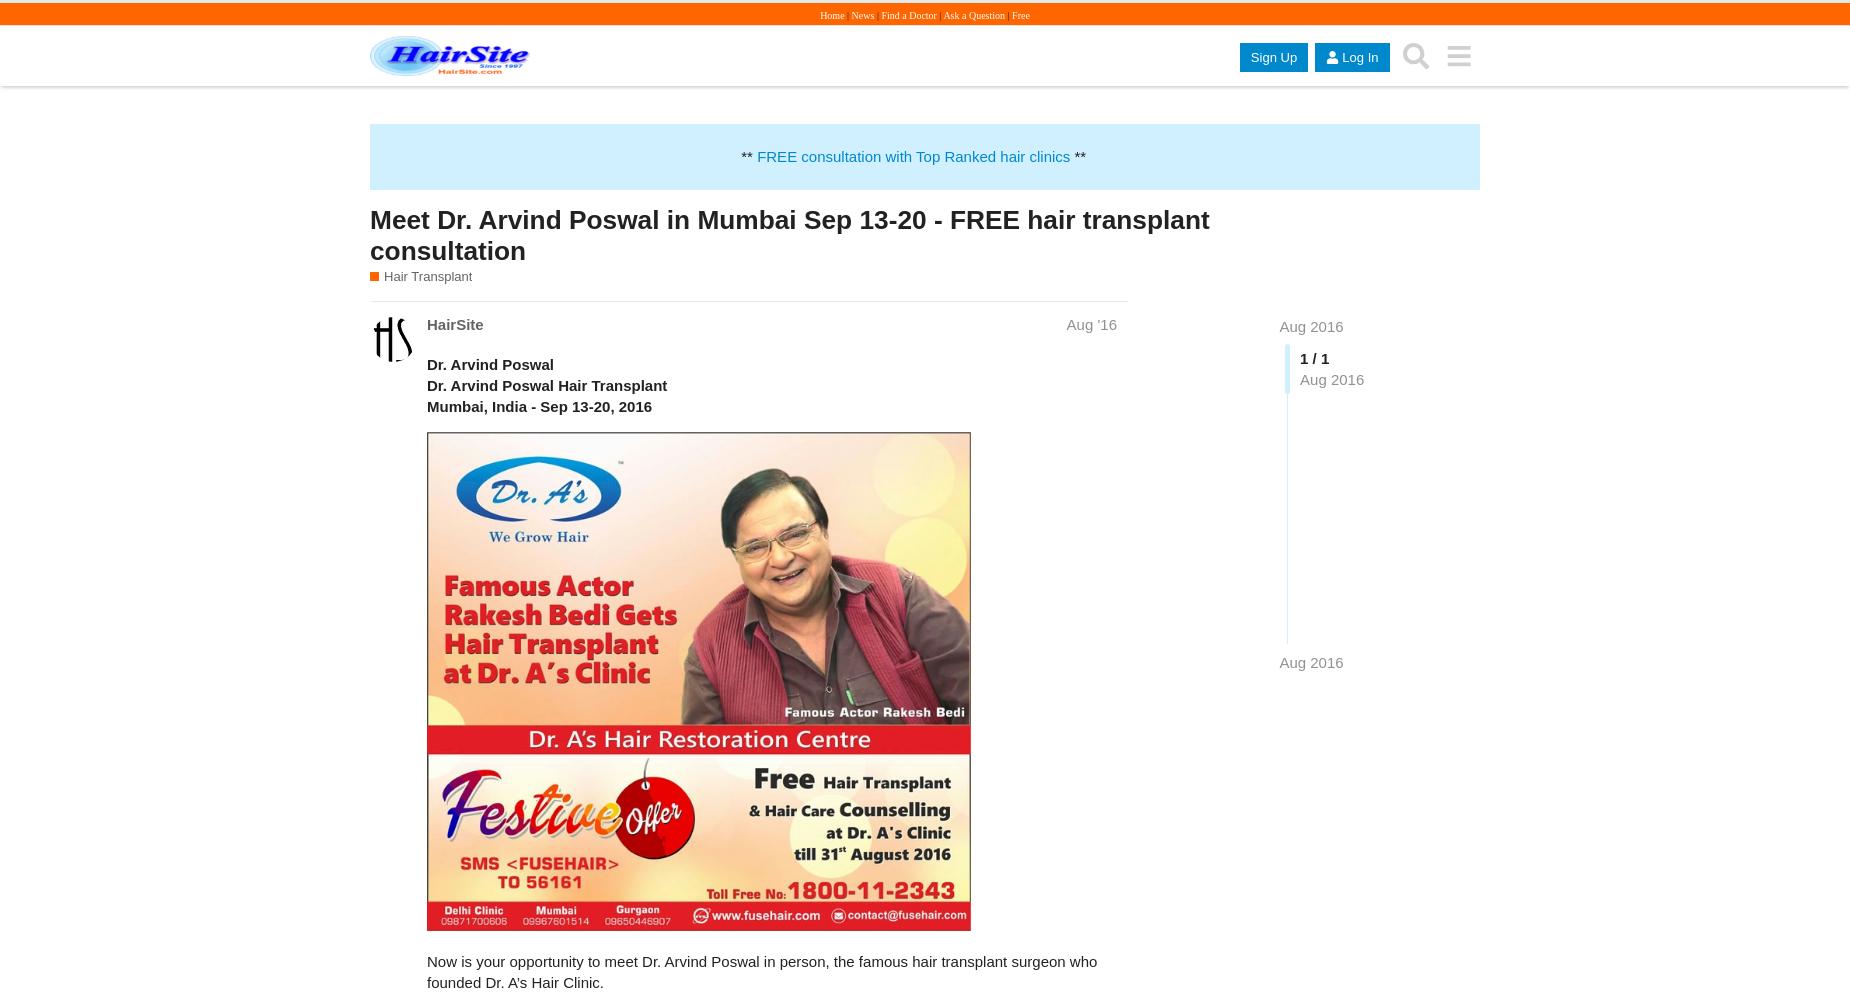 Image resolution: width=1850 pixels, height=1000 pixels. Describe the element at coordinates (973, 15) in the screenshot. I see `'Ask a Question'` at that location.